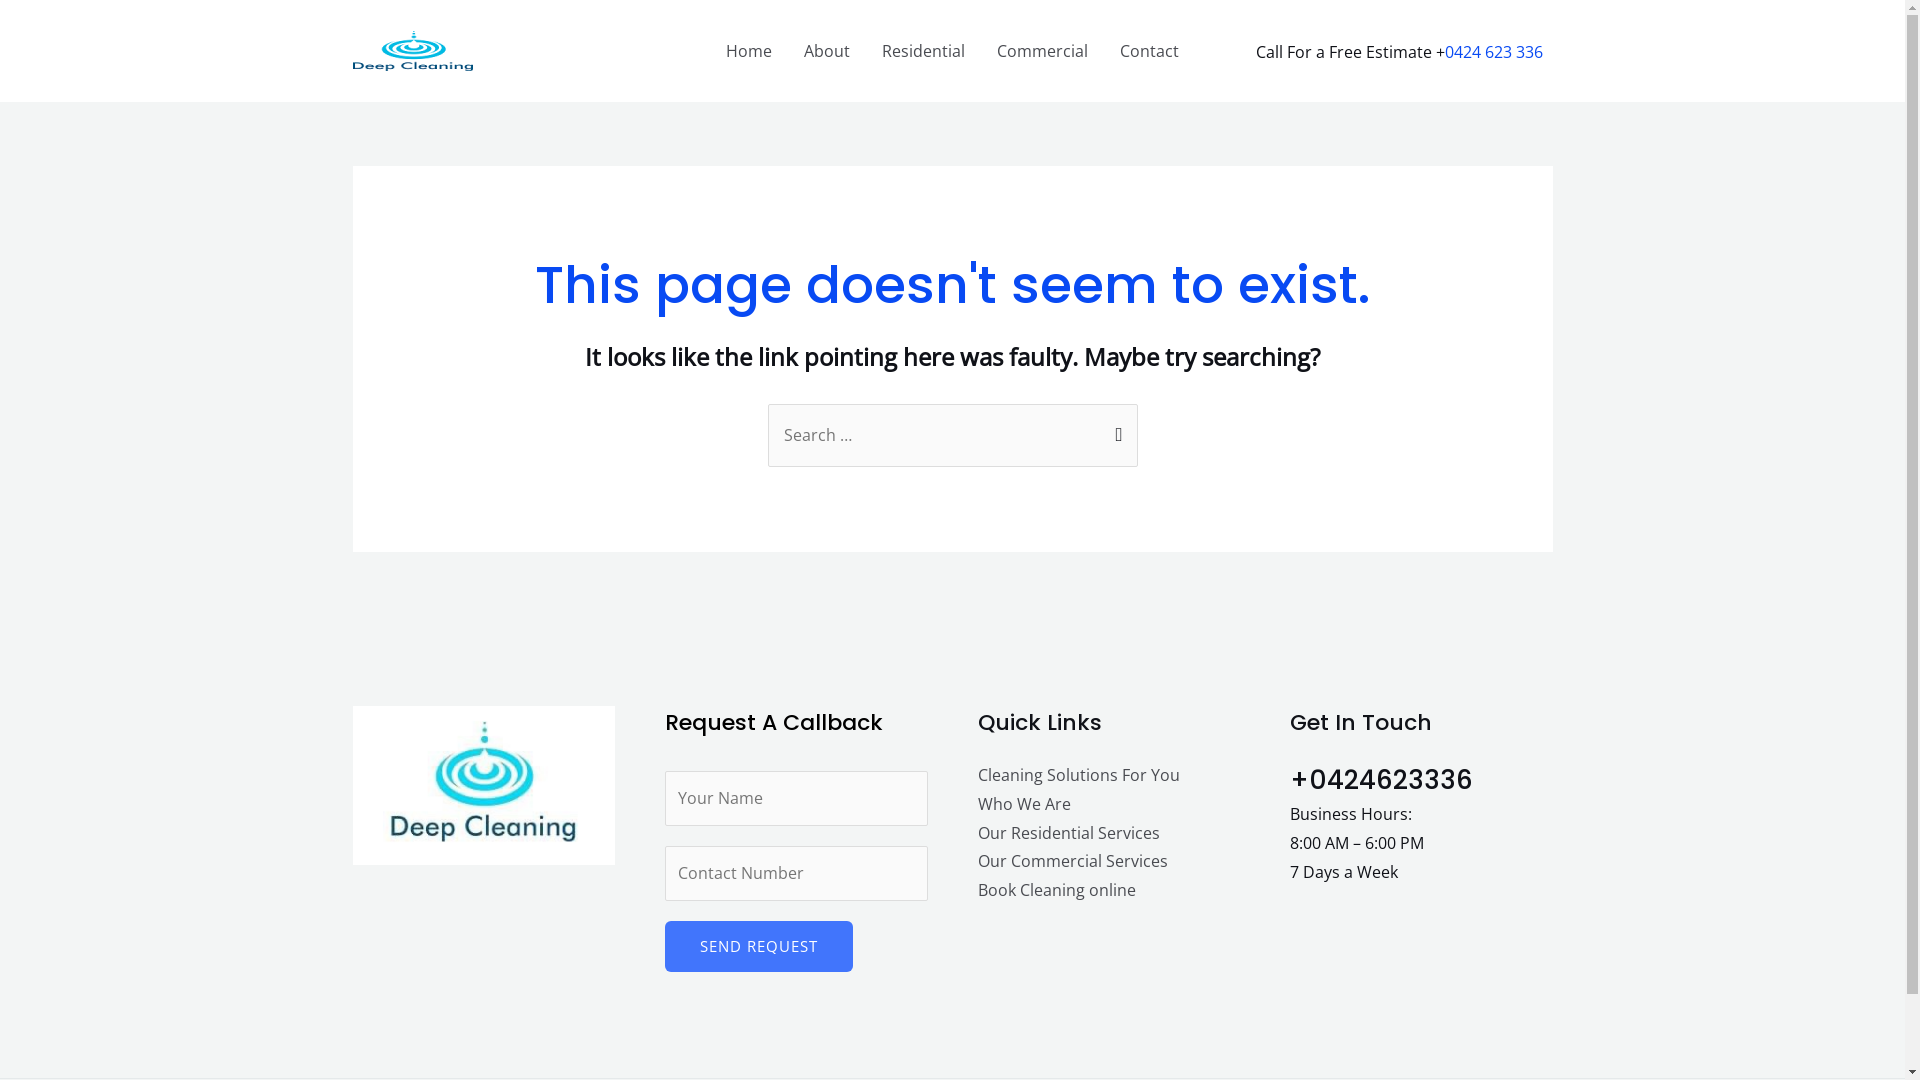 The height and width of the screenshot is (1080, 1920). What do you see at coordinates (1149, 49) in the screenshot?
I see `'Contact'` at bounding box center [1149, 49].